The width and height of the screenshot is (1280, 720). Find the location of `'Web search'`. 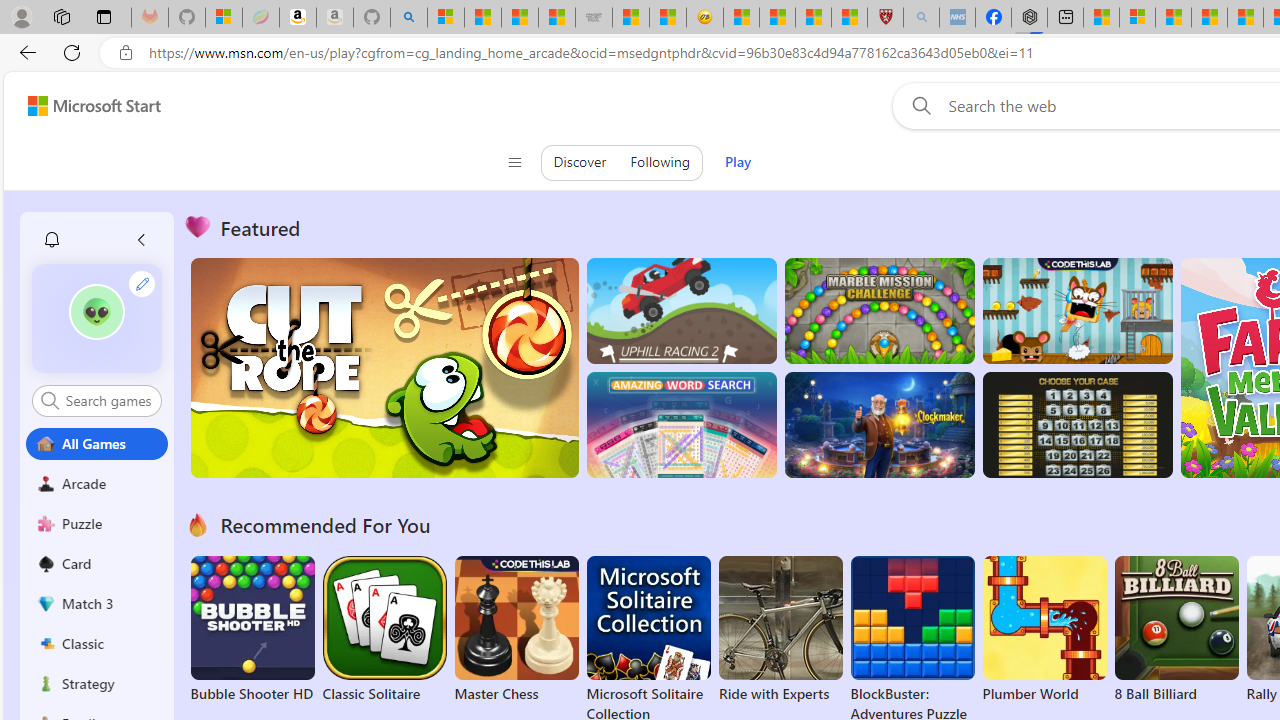

'Web search' is located at coordinates (916, 105).